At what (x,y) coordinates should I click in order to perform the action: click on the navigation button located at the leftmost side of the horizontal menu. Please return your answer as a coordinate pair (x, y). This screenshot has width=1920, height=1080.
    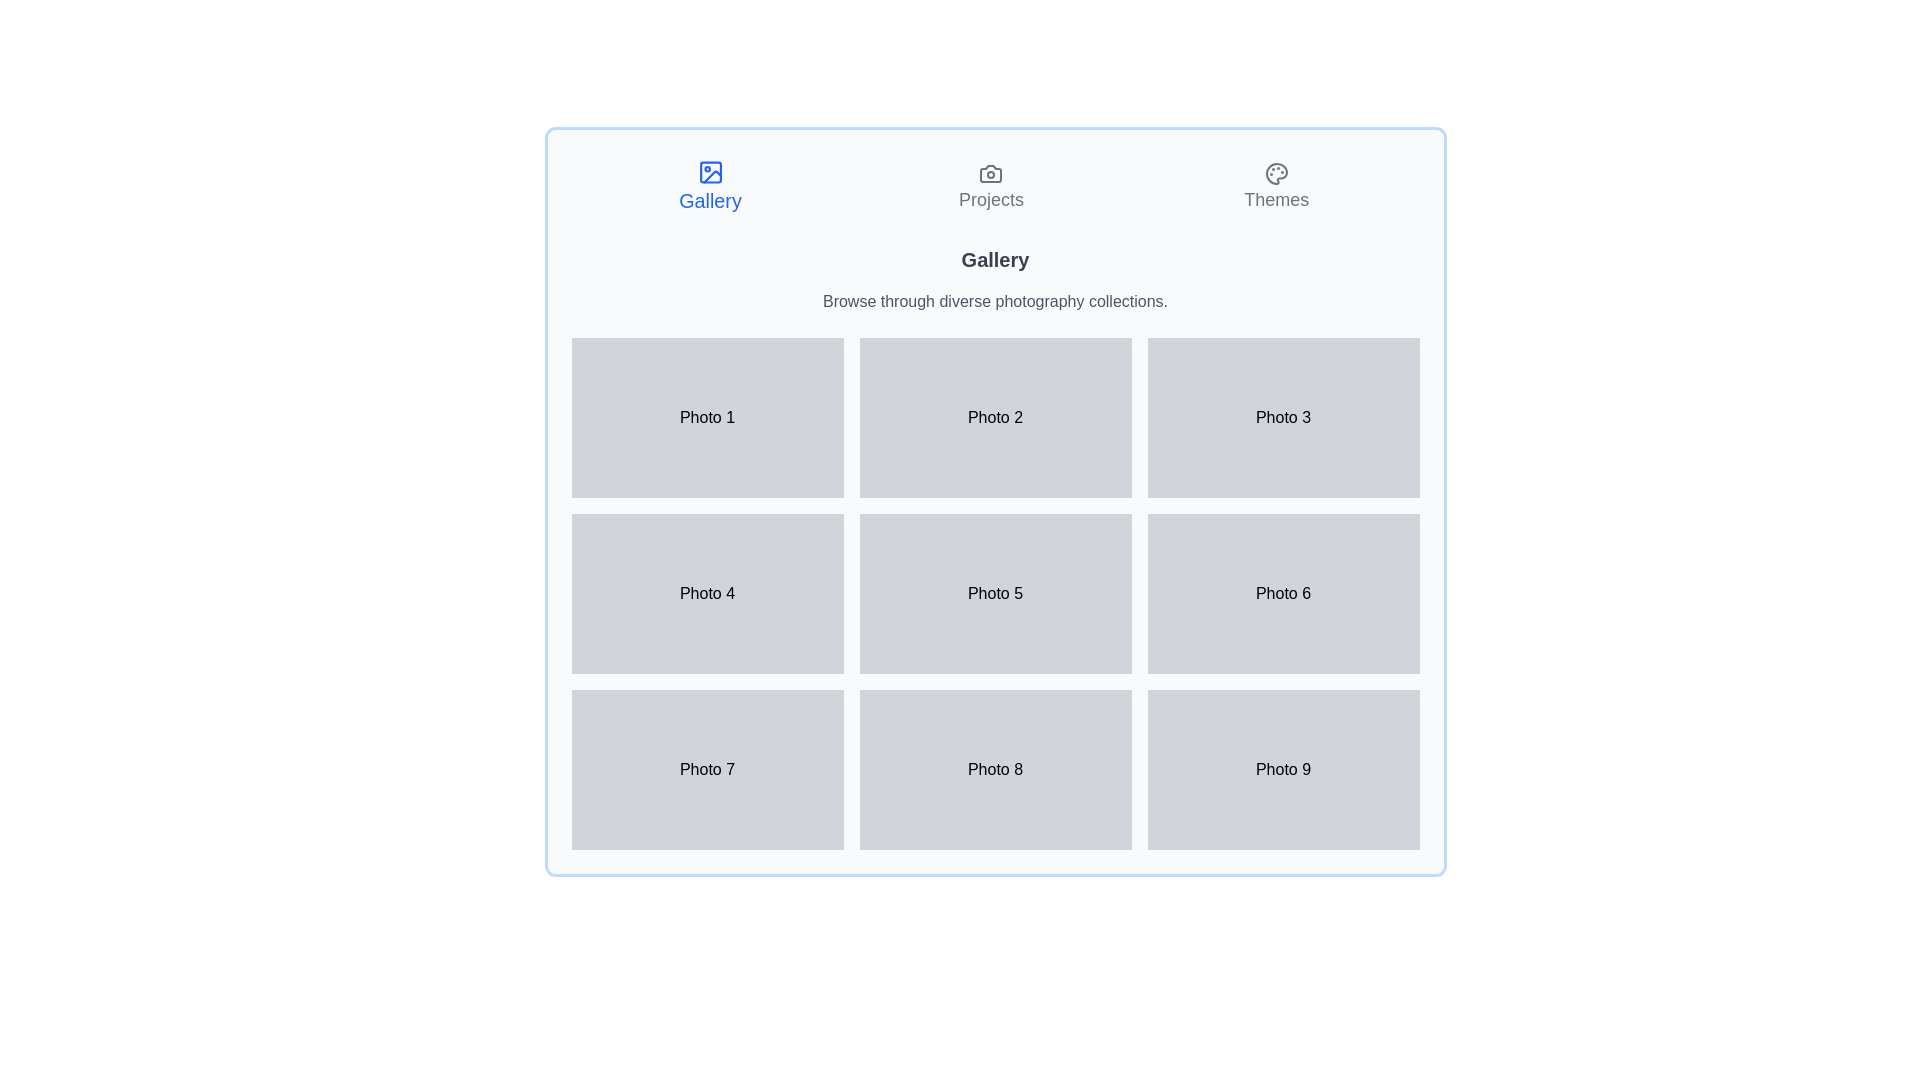
    Looking at the image, I should click on (710, 188).